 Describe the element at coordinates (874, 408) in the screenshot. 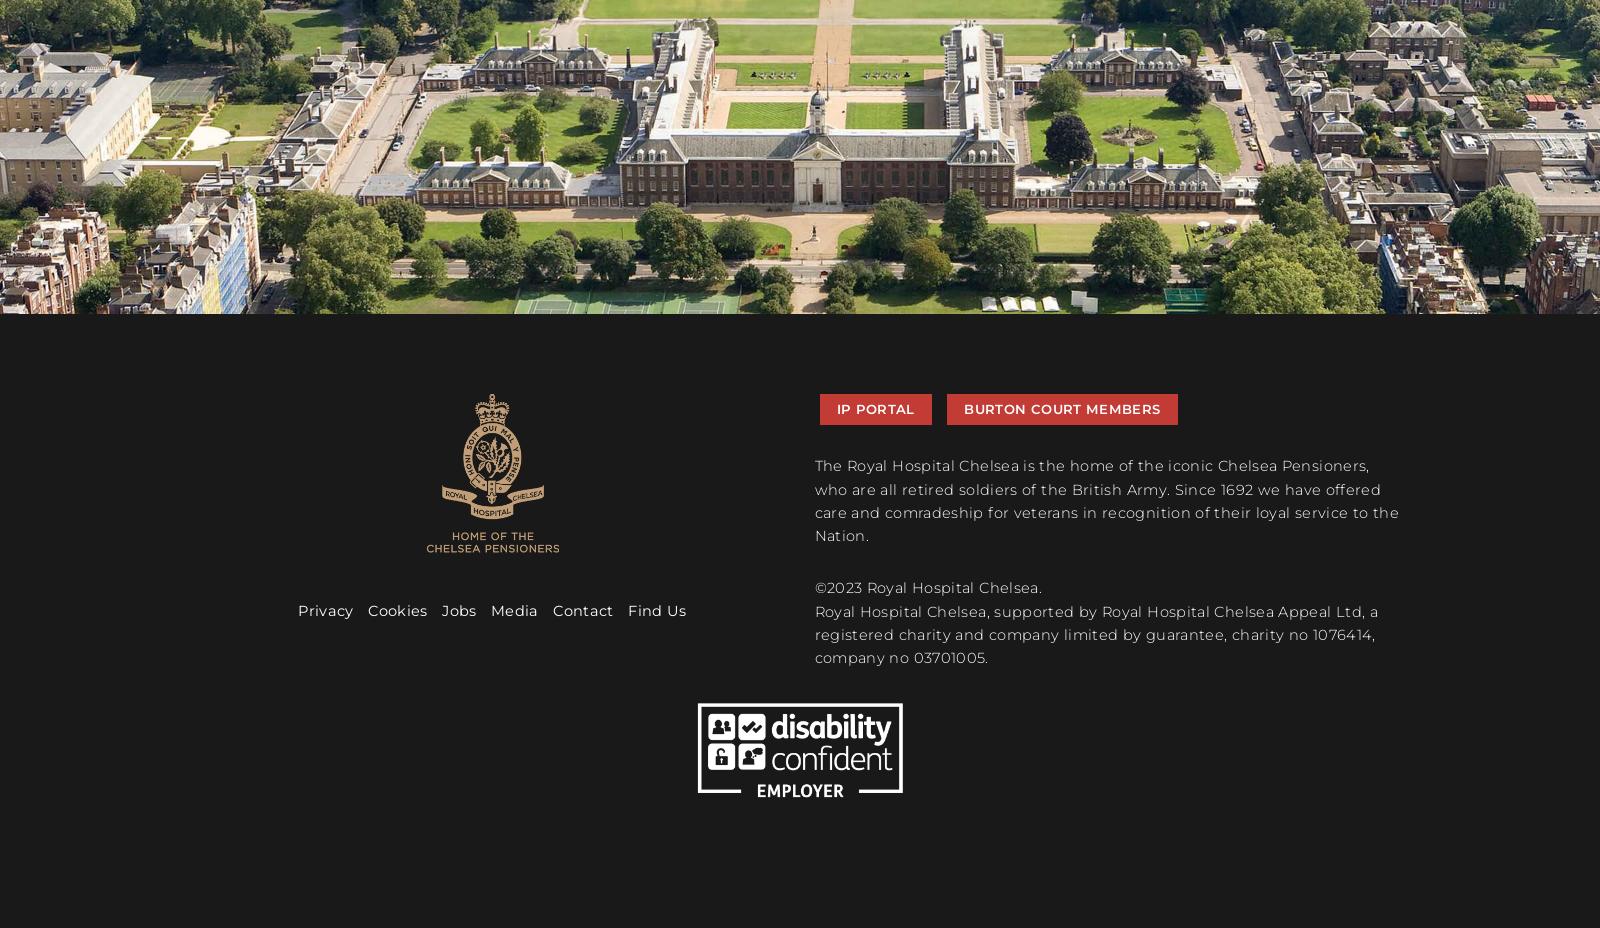

I see `'IP Portal'` at that location.